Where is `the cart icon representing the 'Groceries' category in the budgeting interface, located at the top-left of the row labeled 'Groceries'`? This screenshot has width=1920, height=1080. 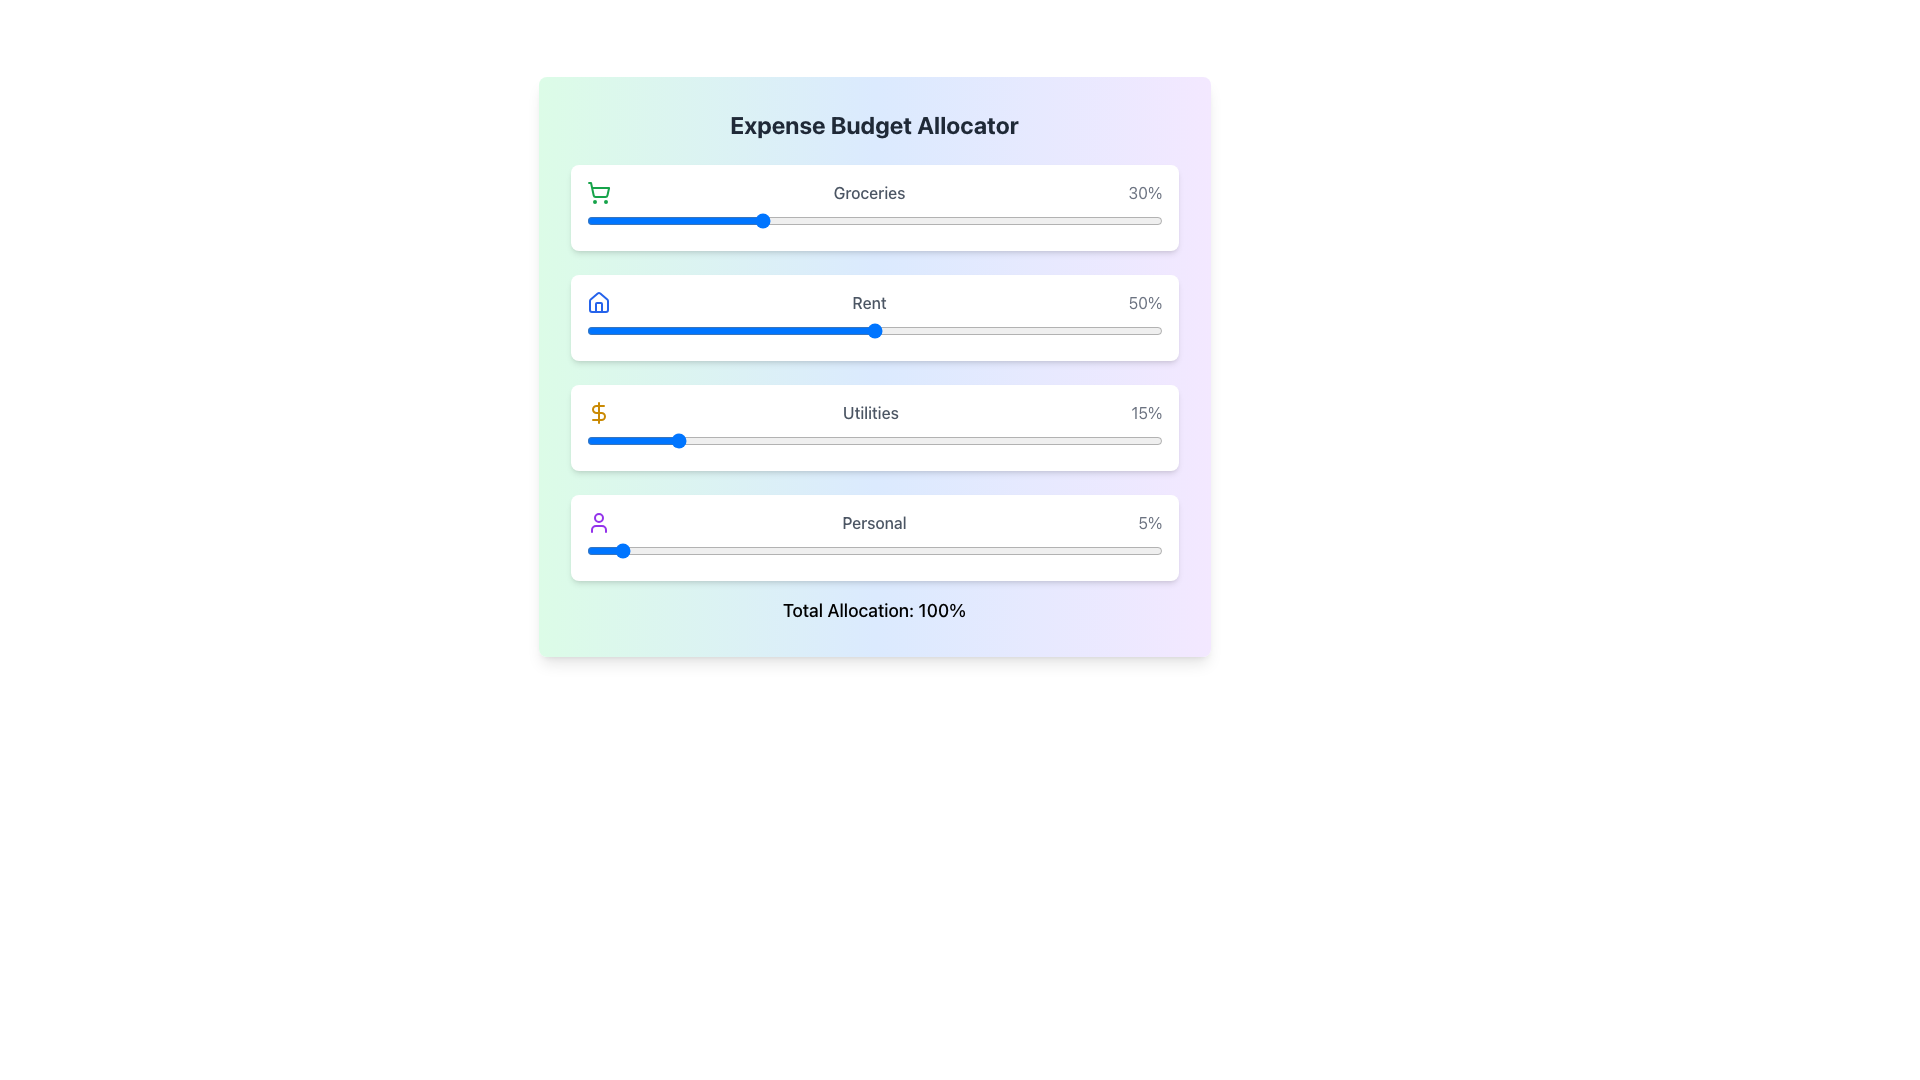
the cart icon representing the 'Groceries' category in the budgeting interface, located at the top-left of the row labeled 'Groceries' is located at coordinates (597, 192).